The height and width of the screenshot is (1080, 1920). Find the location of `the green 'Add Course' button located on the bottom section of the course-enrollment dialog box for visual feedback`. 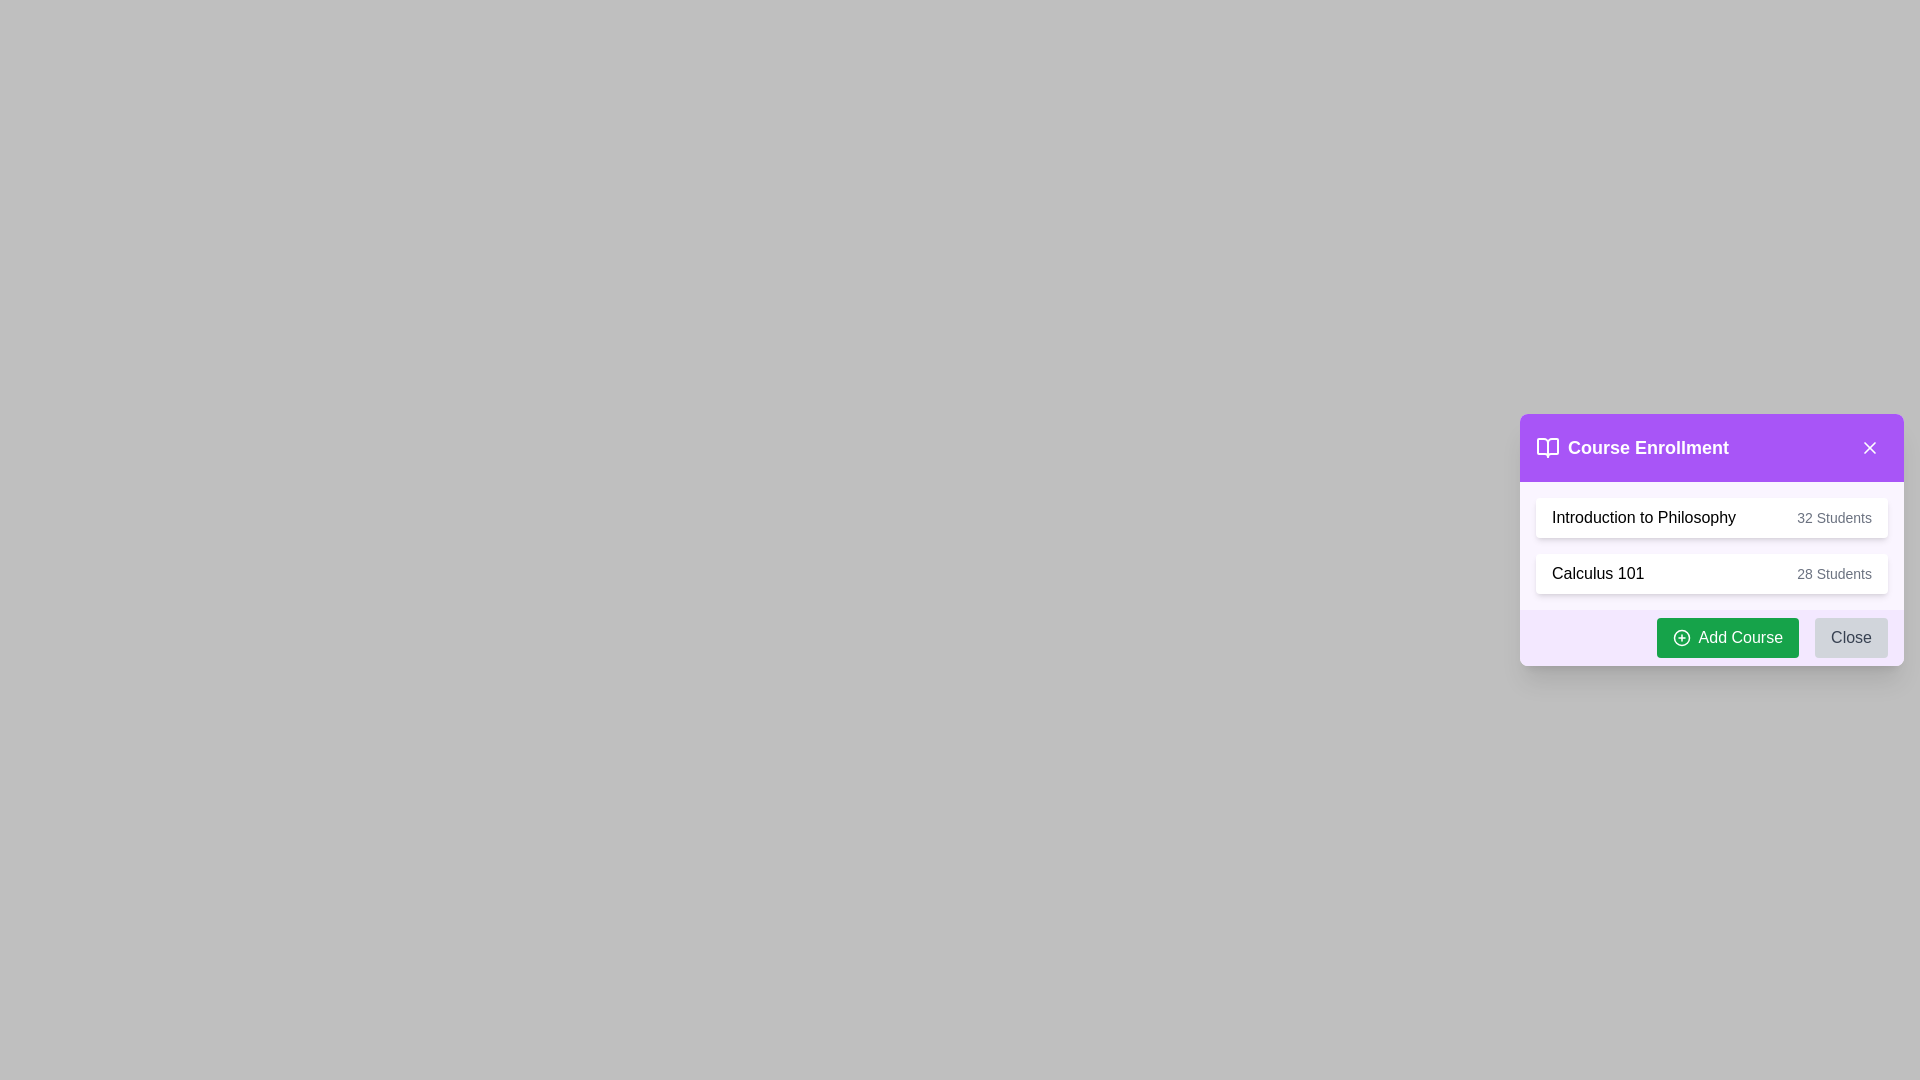

the green 'Add Course' button located on the bottom section of the course-enrollment dialog box for visual feedback is located at coordinates (1711, 637).